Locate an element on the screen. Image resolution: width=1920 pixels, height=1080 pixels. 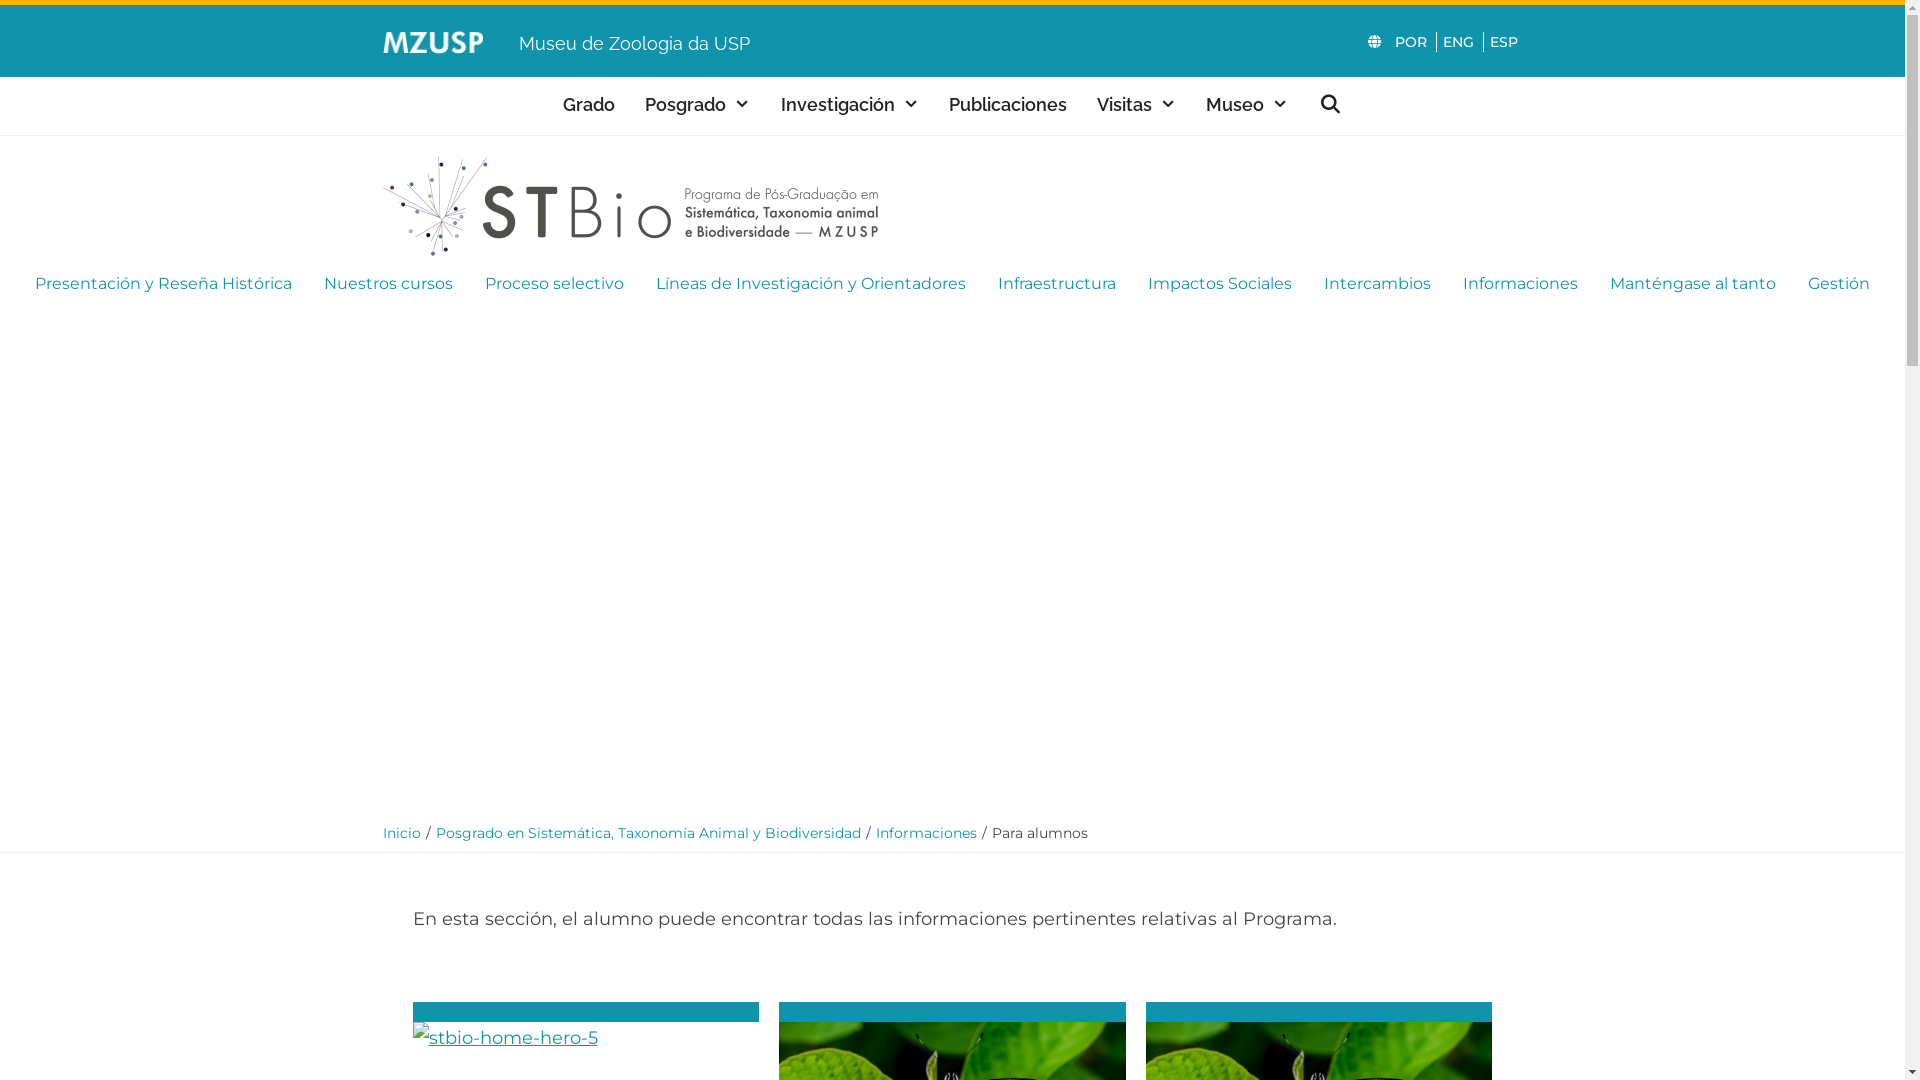
'ENG' is located at coordinates (1457, 42).